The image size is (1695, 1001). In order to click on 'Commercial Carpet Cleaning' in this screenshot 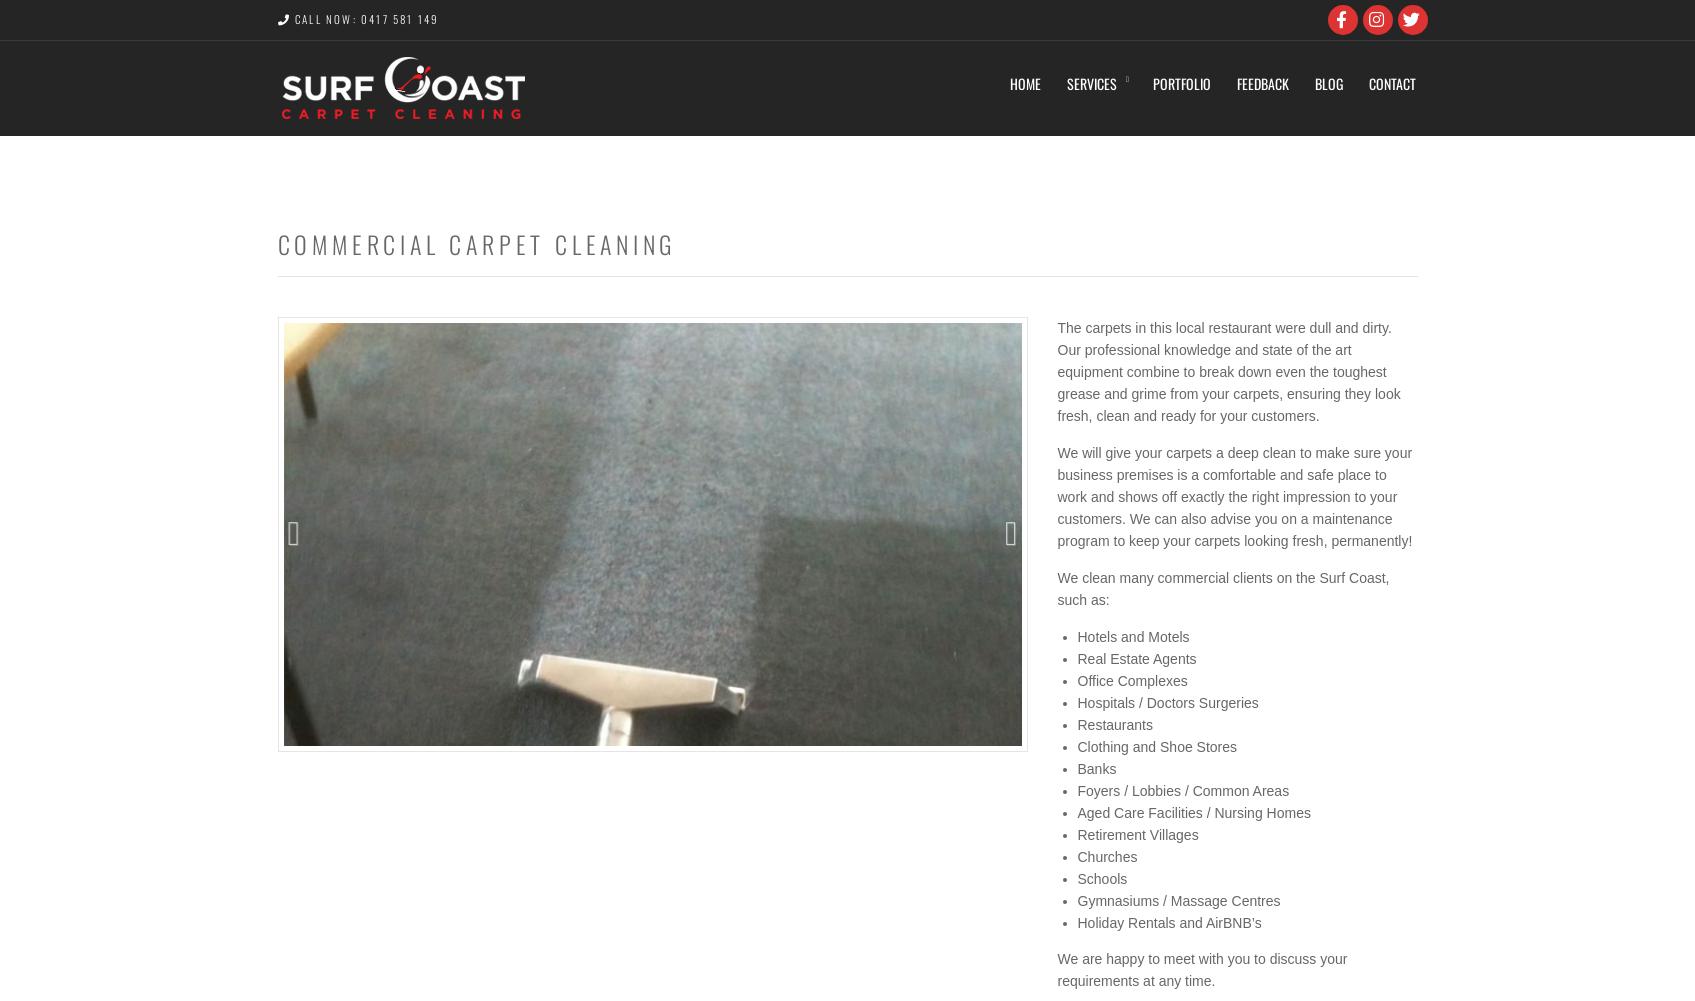, I will do `click(475, 243)`.